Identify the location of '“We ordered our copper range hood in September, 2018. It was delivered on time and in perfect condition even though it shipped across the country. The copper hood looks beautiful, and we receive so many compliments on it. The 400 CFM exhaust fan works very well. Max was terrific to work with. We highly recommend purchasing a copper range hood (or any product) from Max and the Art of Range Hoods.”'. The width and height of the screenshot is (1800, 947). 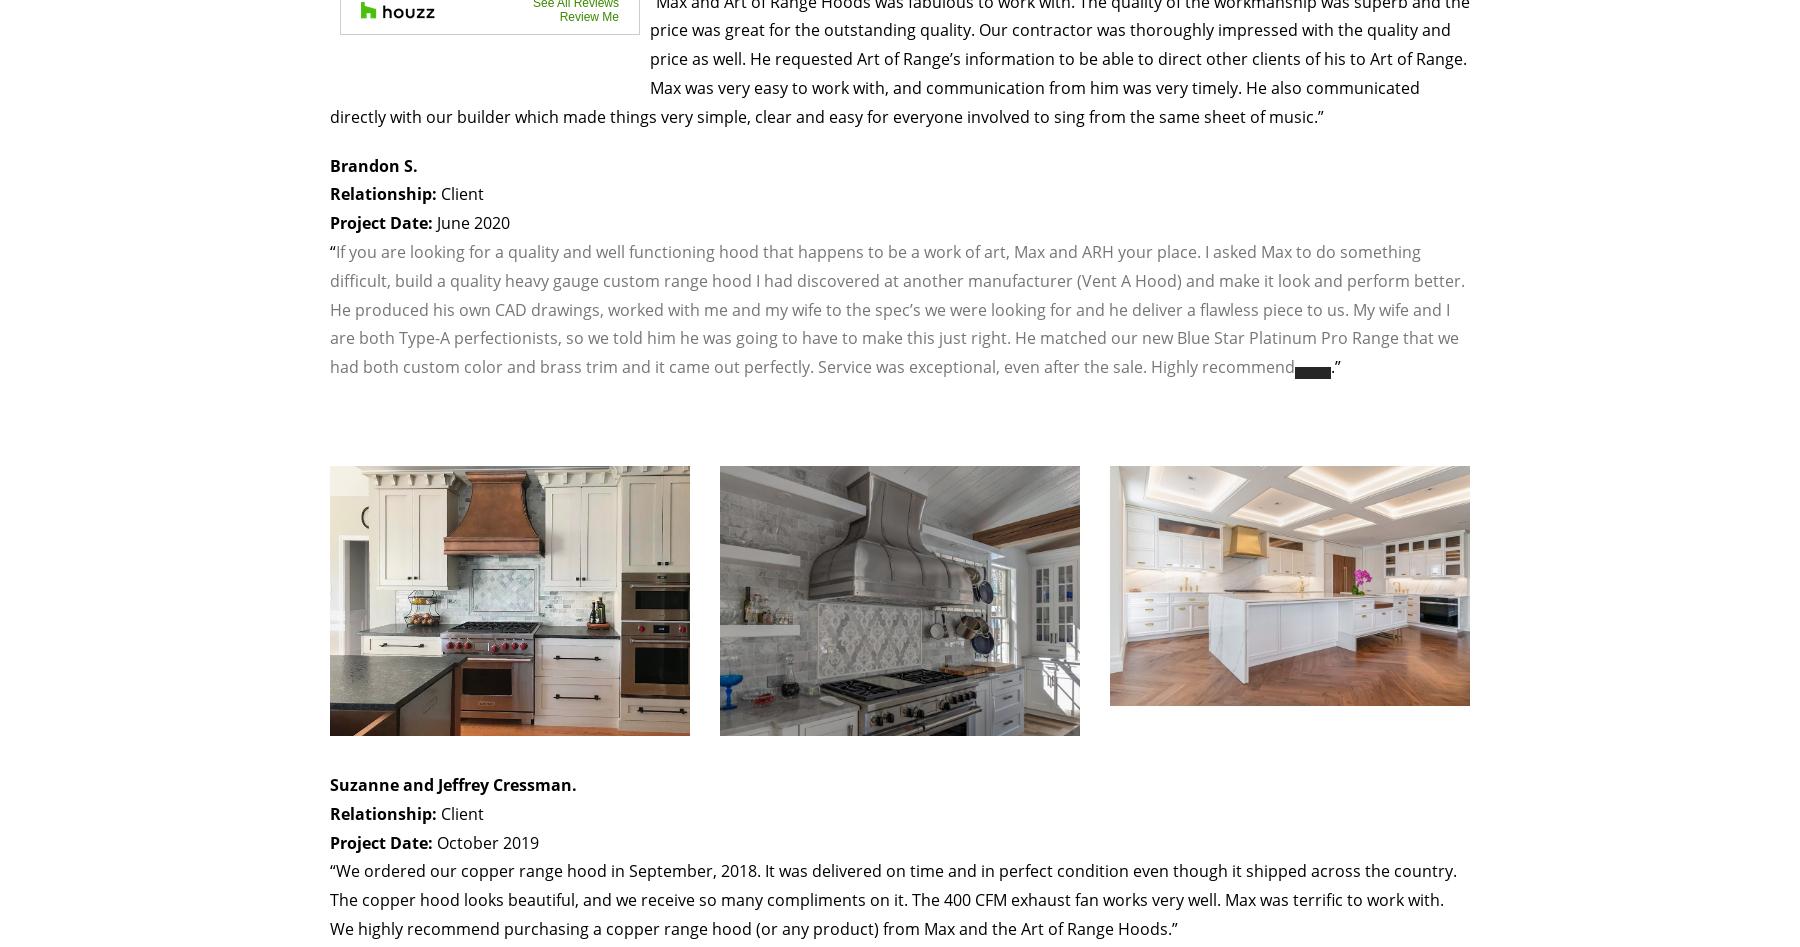
(893, 898).